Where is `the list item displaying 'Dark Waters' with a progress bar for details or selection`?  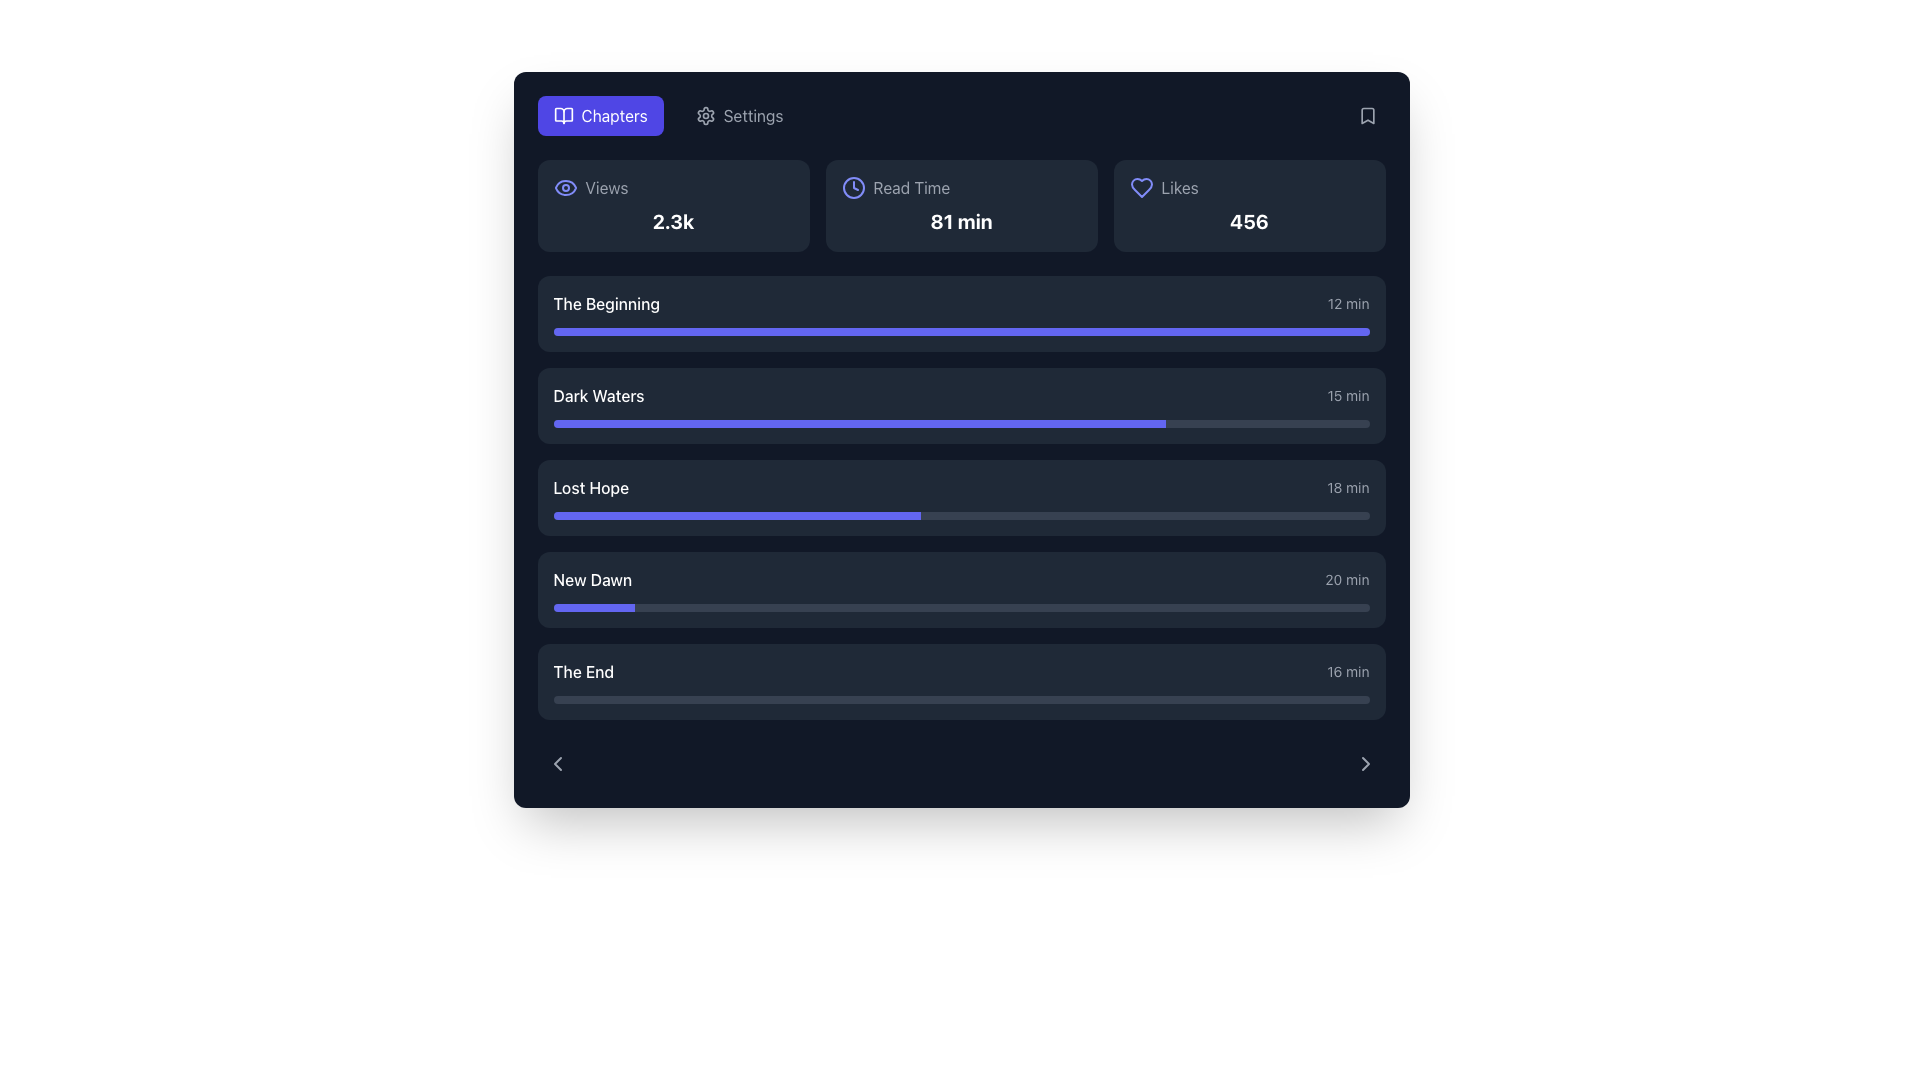
the list item displaying 'Dark Waters' with a progress bar for details or selection is located at coordinates (961, 405).